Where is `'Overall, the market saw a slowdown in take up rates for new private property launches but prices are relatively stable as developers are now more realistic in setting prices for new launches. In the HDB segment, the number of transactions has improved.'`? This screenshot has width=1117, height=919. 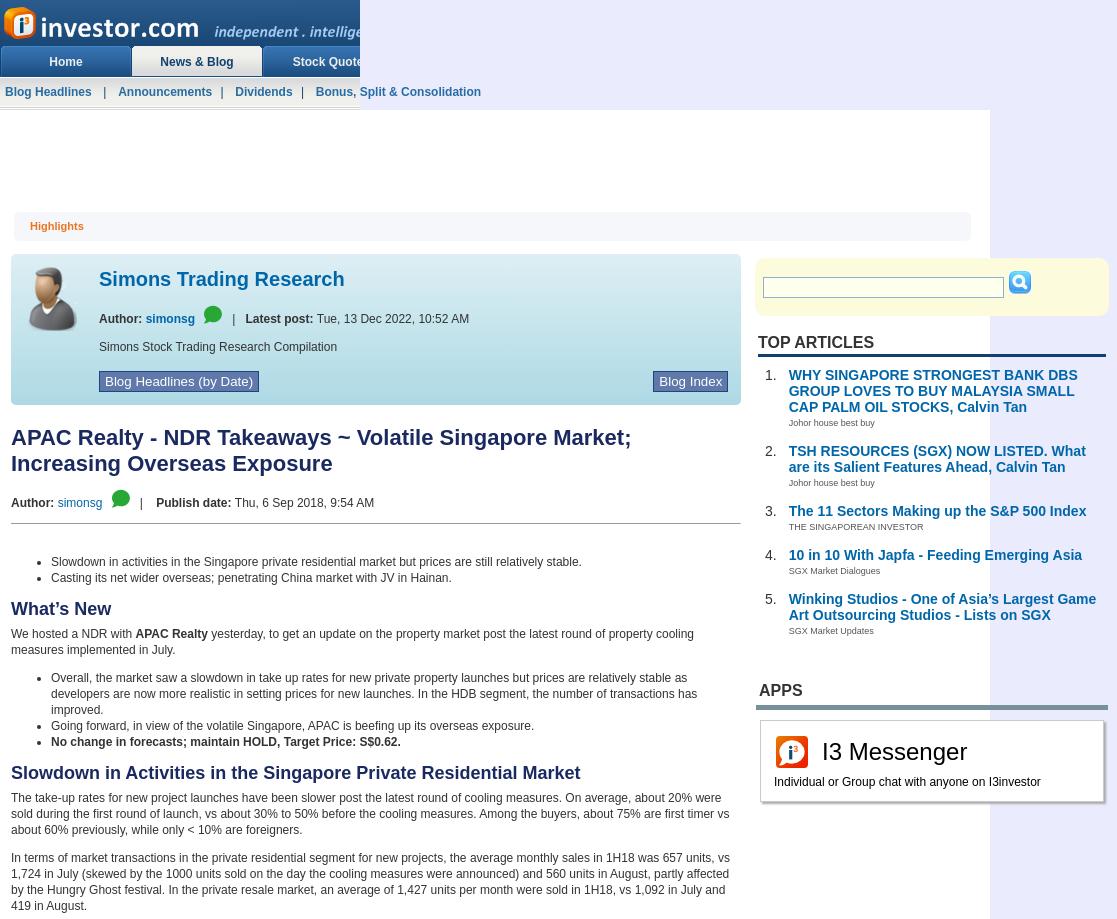
'Overall, the market saw a slowdown in take up rates for new private property launches but prices are relatively stable as developers are now more realistic in setting prices for new launches. In the HDB segment, the number of transactions has improved.' is located at coordinates (373, 693).